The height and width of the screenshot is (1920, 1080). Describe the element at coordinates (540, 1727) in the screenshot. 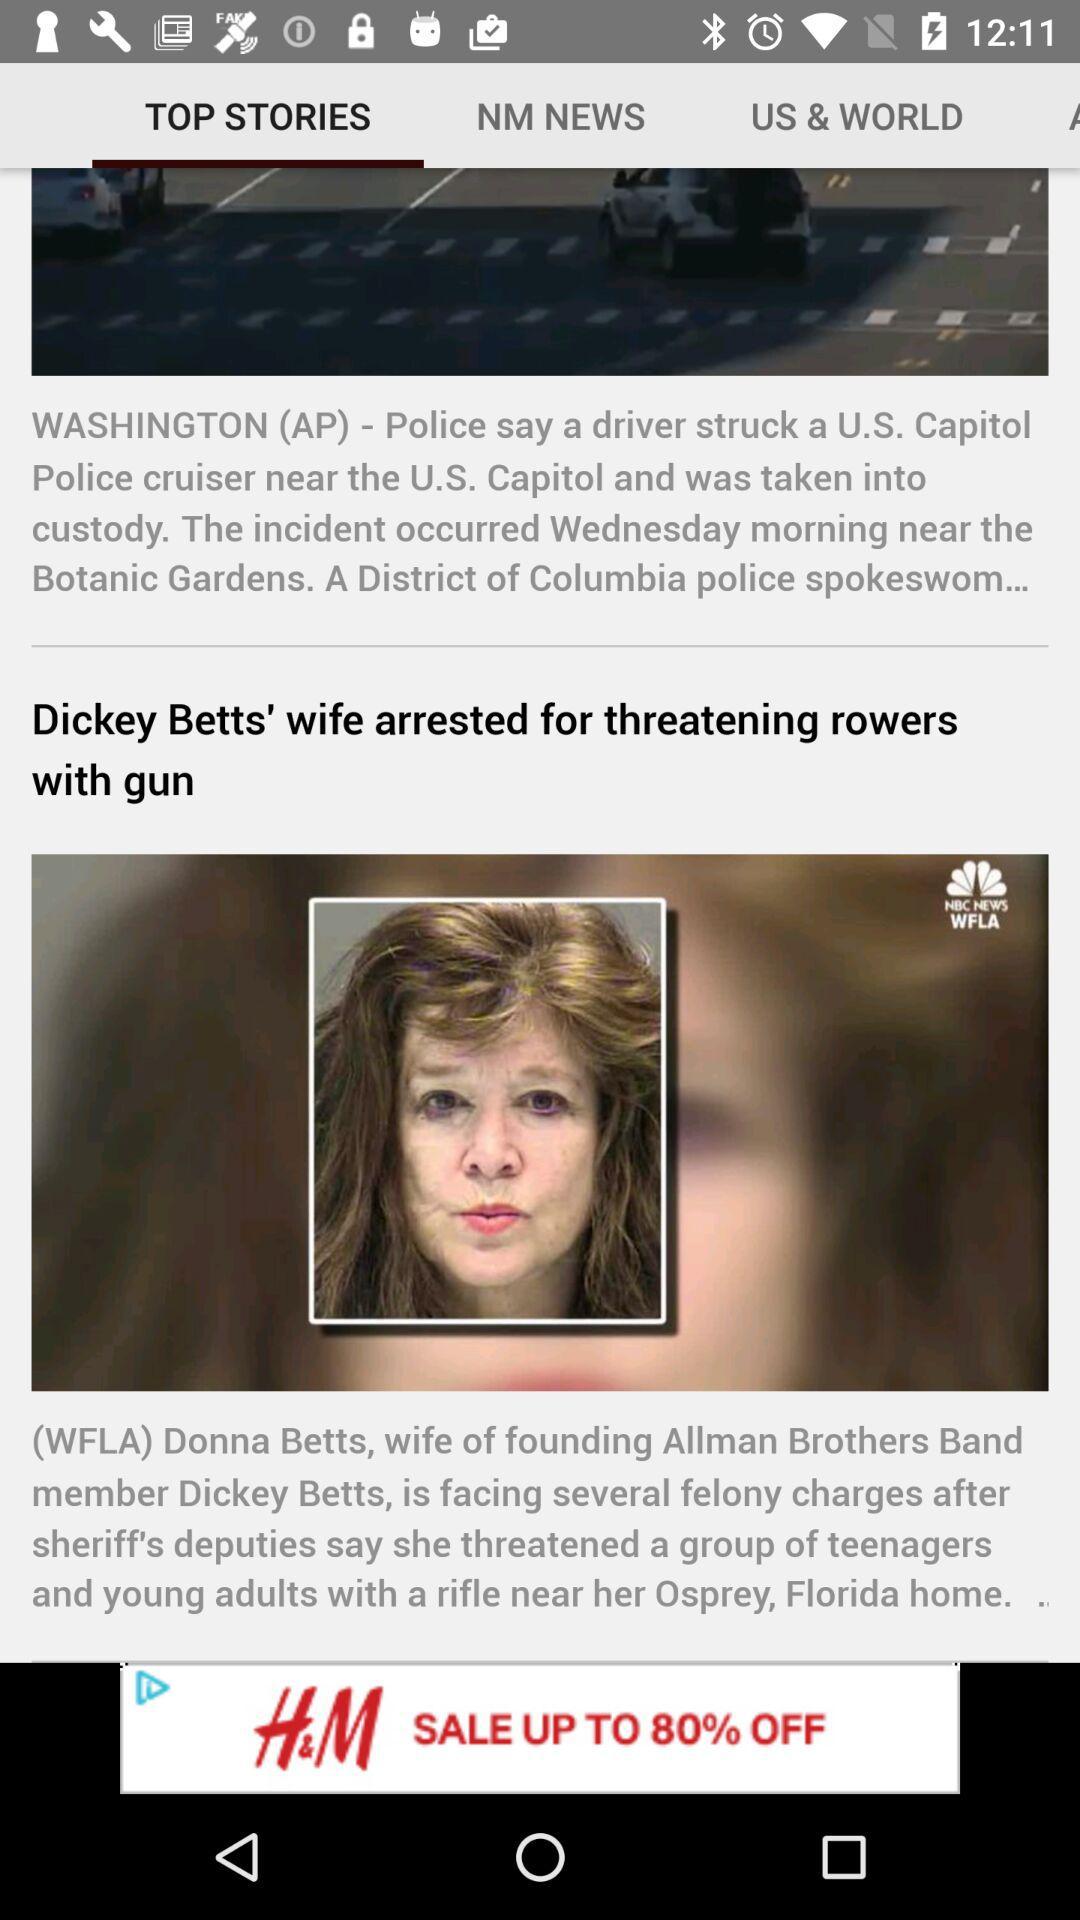

I see `advertisement` at that location.